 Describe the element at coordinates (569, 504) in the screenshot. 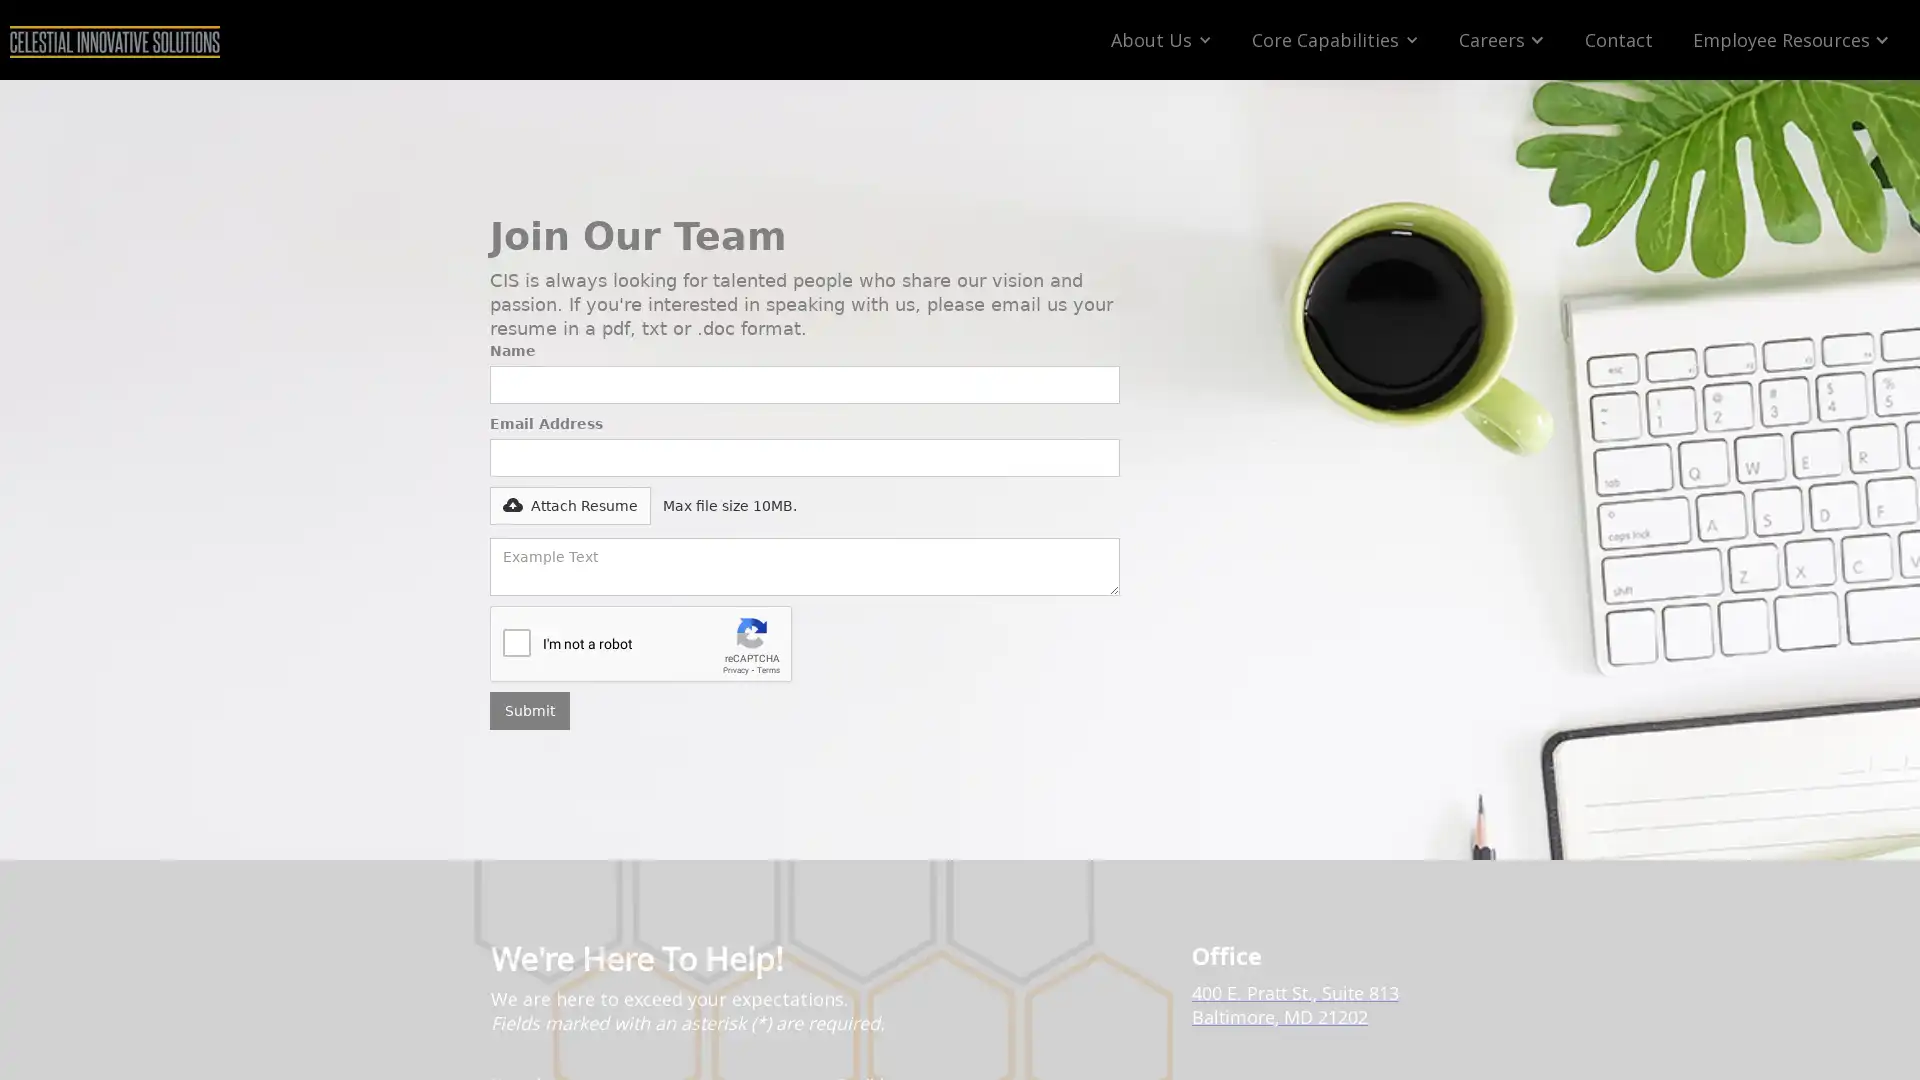

I see `Attach Resume` at that location.